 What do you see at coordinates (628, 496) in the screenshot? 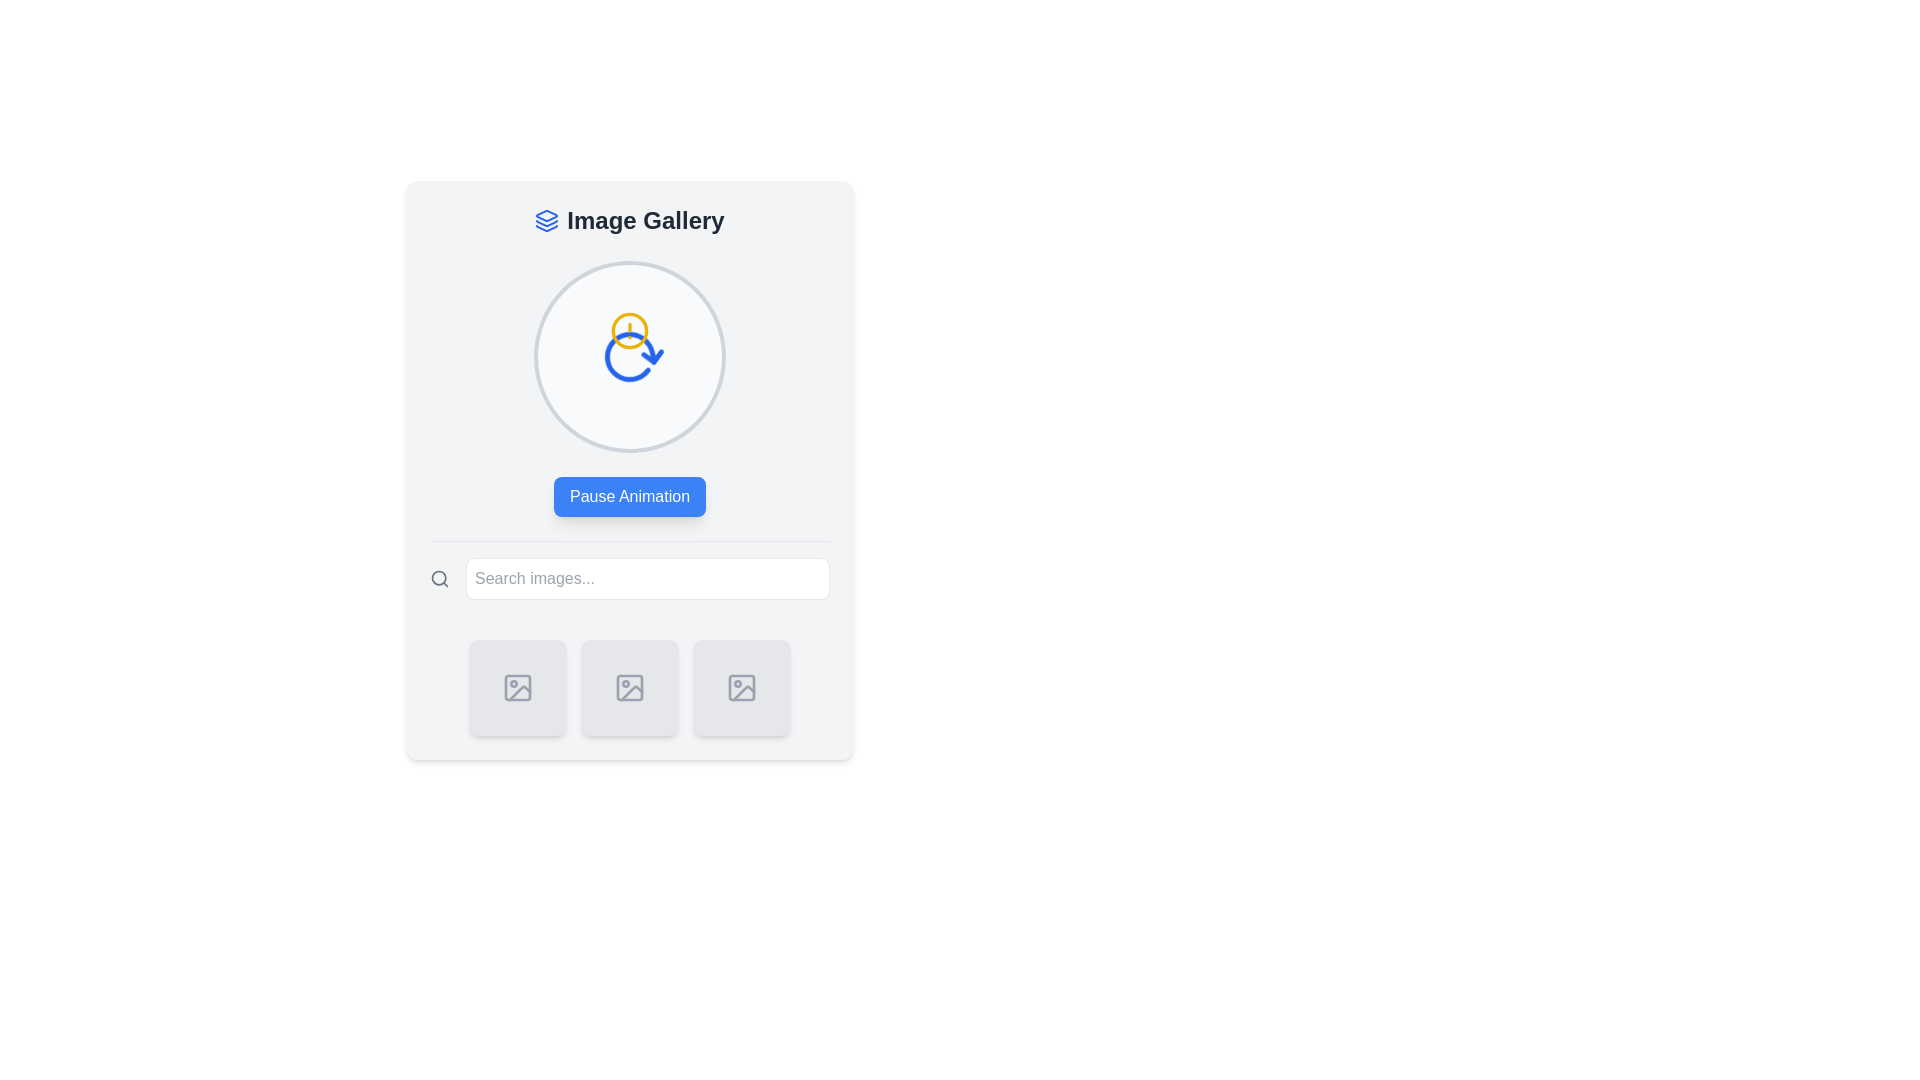
I see `the pause button located in the center of the interface, directly beneath the circular spinning animation icon` at bounding box center [628, 496].